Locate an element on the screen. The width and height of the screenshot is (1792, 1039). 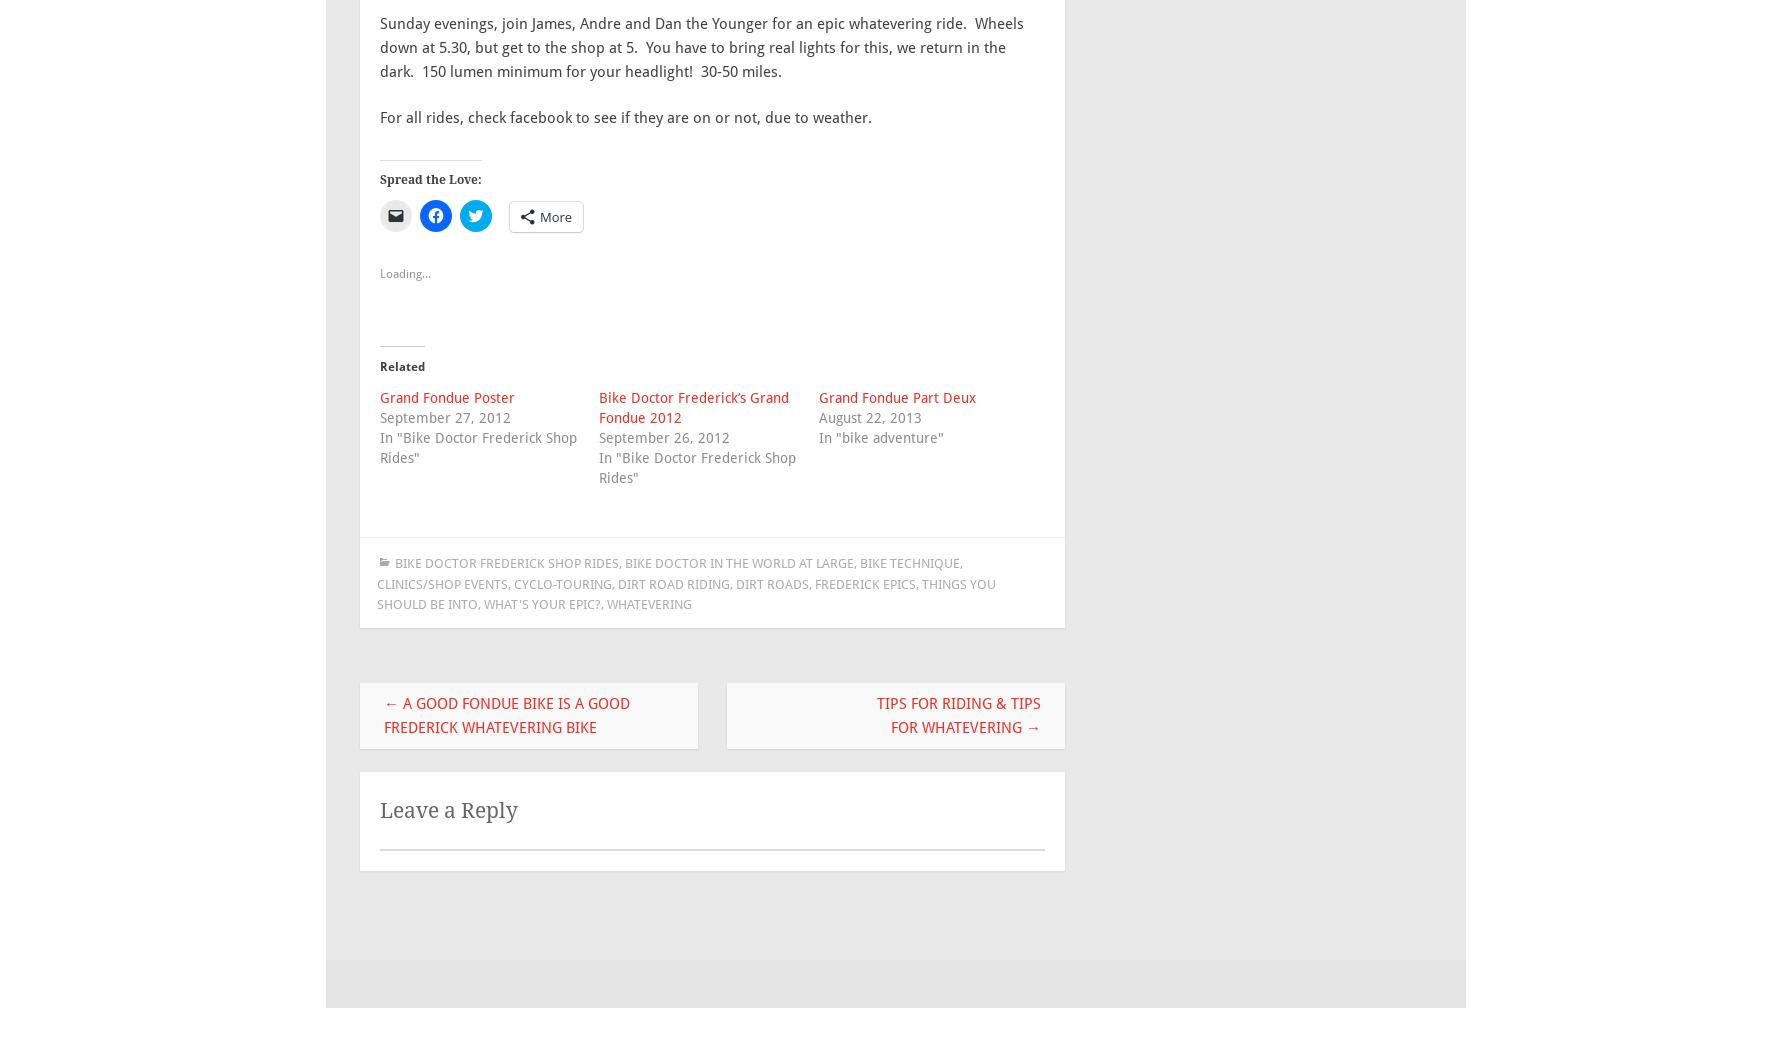
'Loading...' is located at coordinates (405, 273).